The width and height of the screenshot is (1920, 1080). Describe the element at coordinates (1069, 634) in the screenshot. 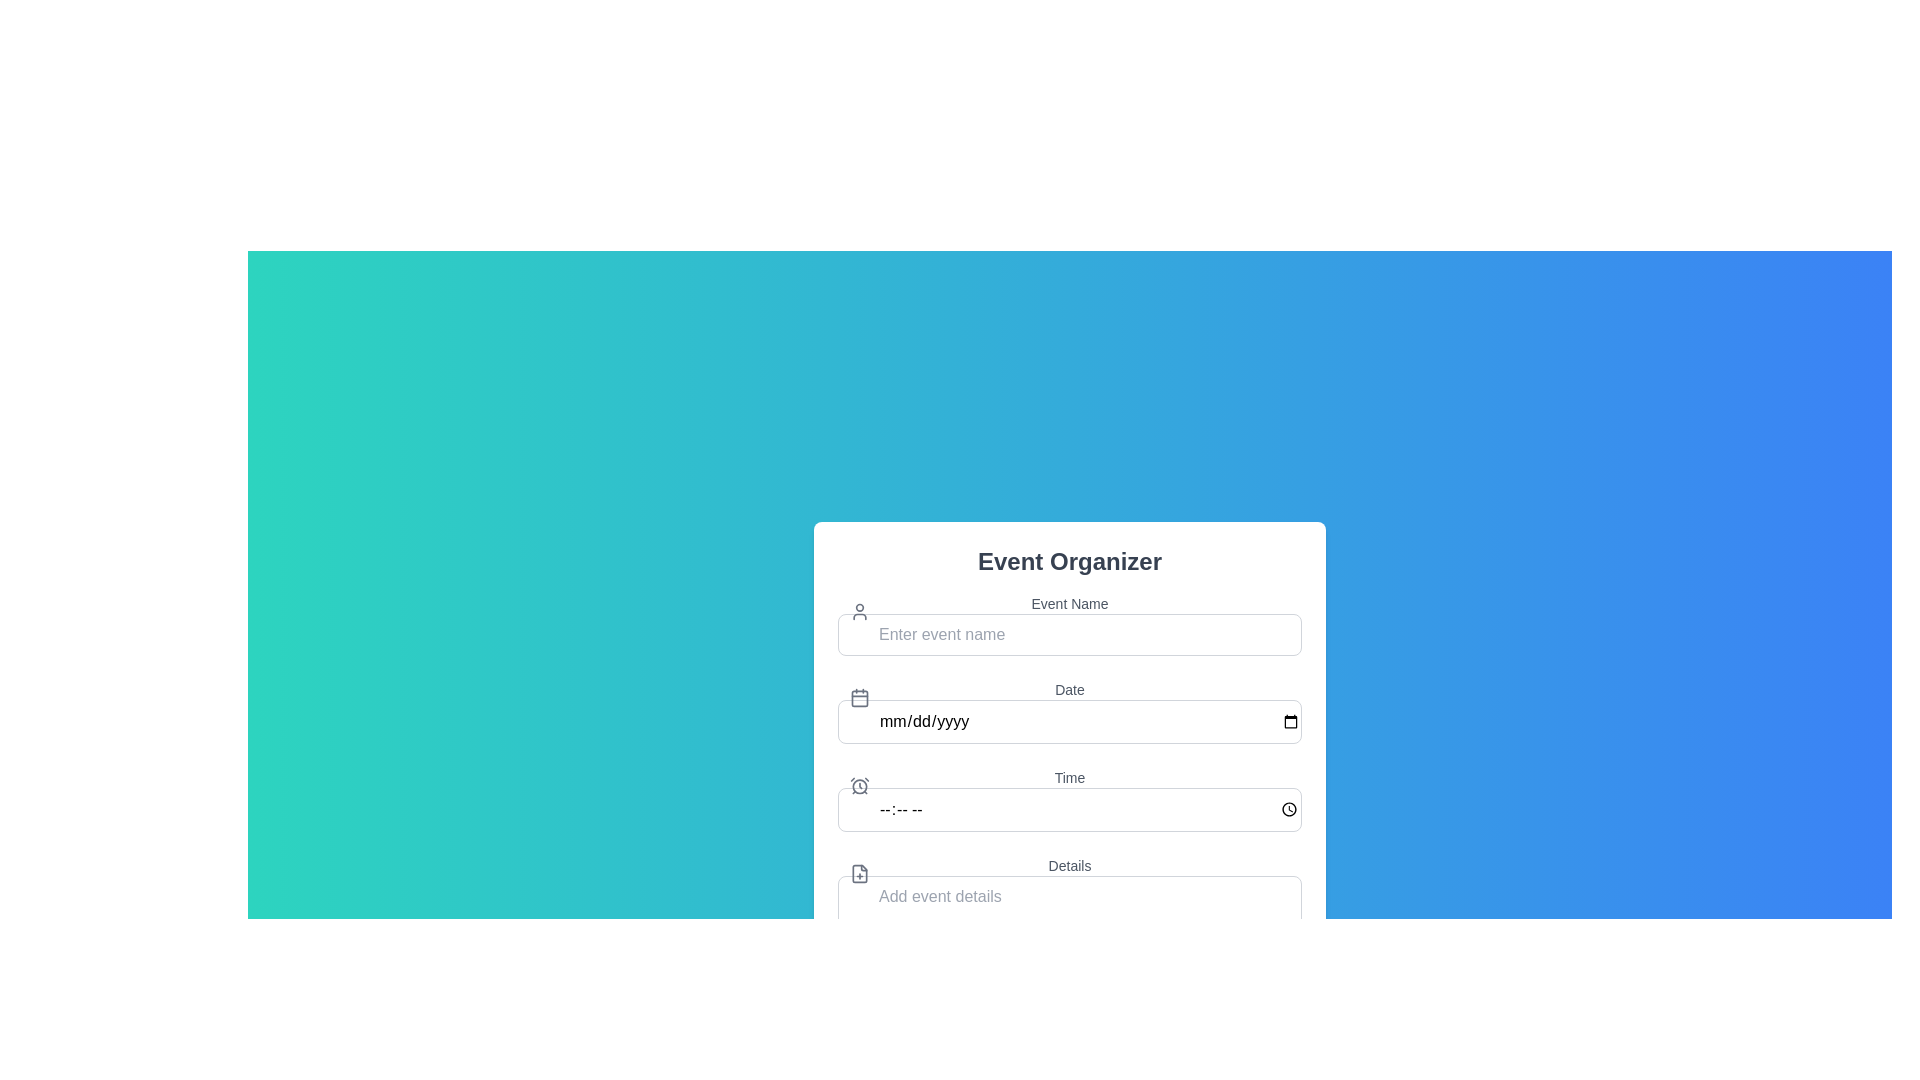

I see `the text input field with the placeholder 'Enter event name' by using the tab key` at that location.